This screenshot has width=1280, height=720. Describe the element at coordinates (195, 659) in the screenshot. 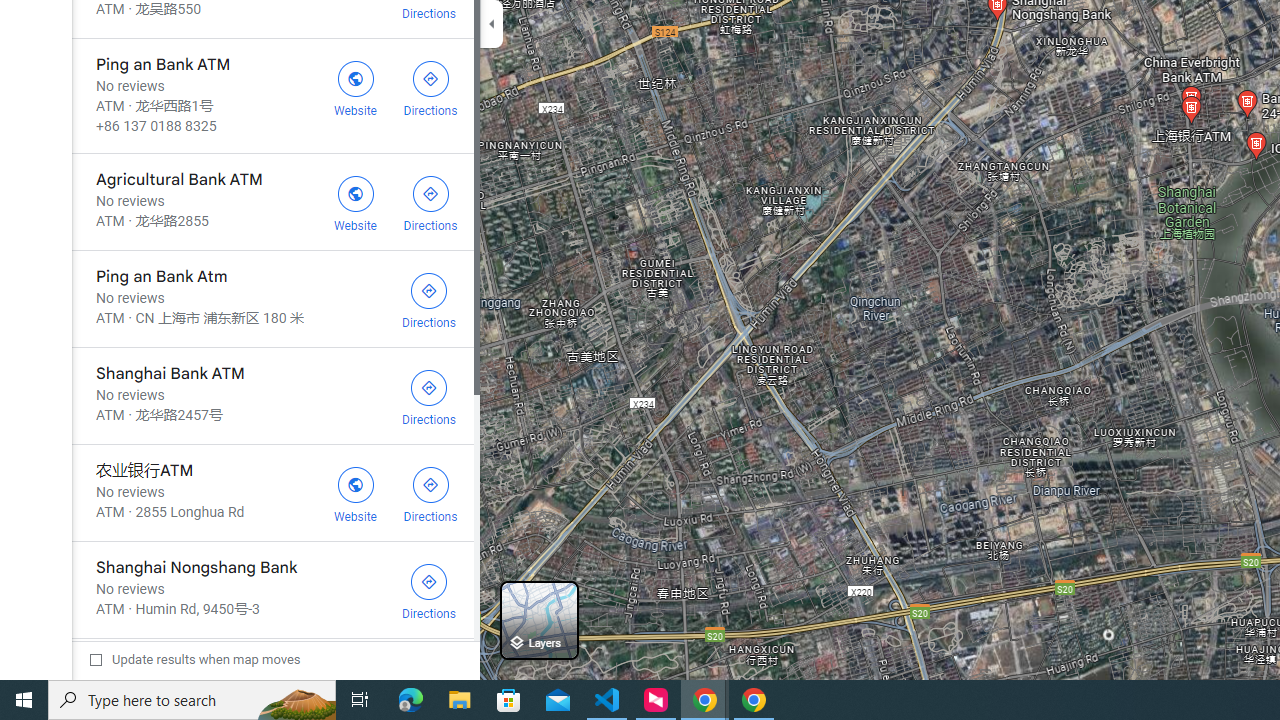

I see `'Update results when map moves'` at that location.